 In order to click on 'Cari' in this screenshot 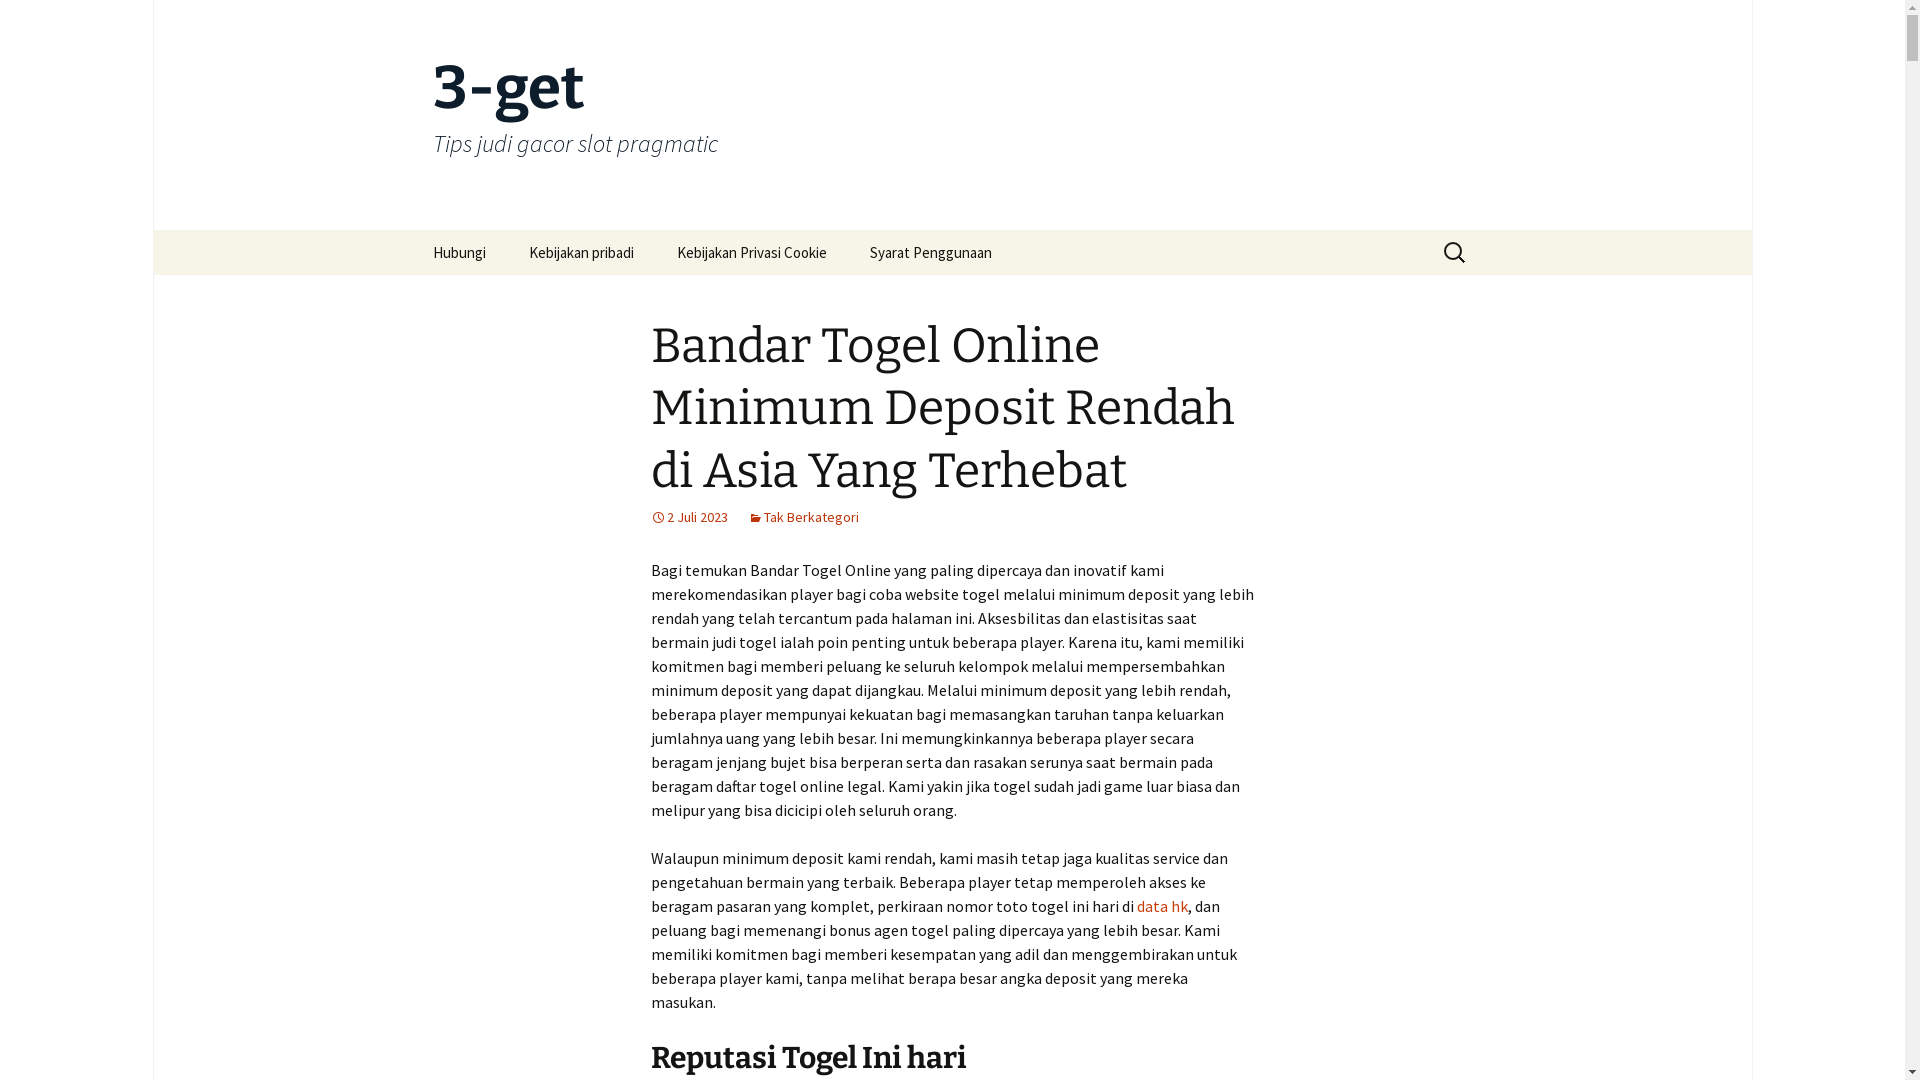, I will do `click(35, 20)`.